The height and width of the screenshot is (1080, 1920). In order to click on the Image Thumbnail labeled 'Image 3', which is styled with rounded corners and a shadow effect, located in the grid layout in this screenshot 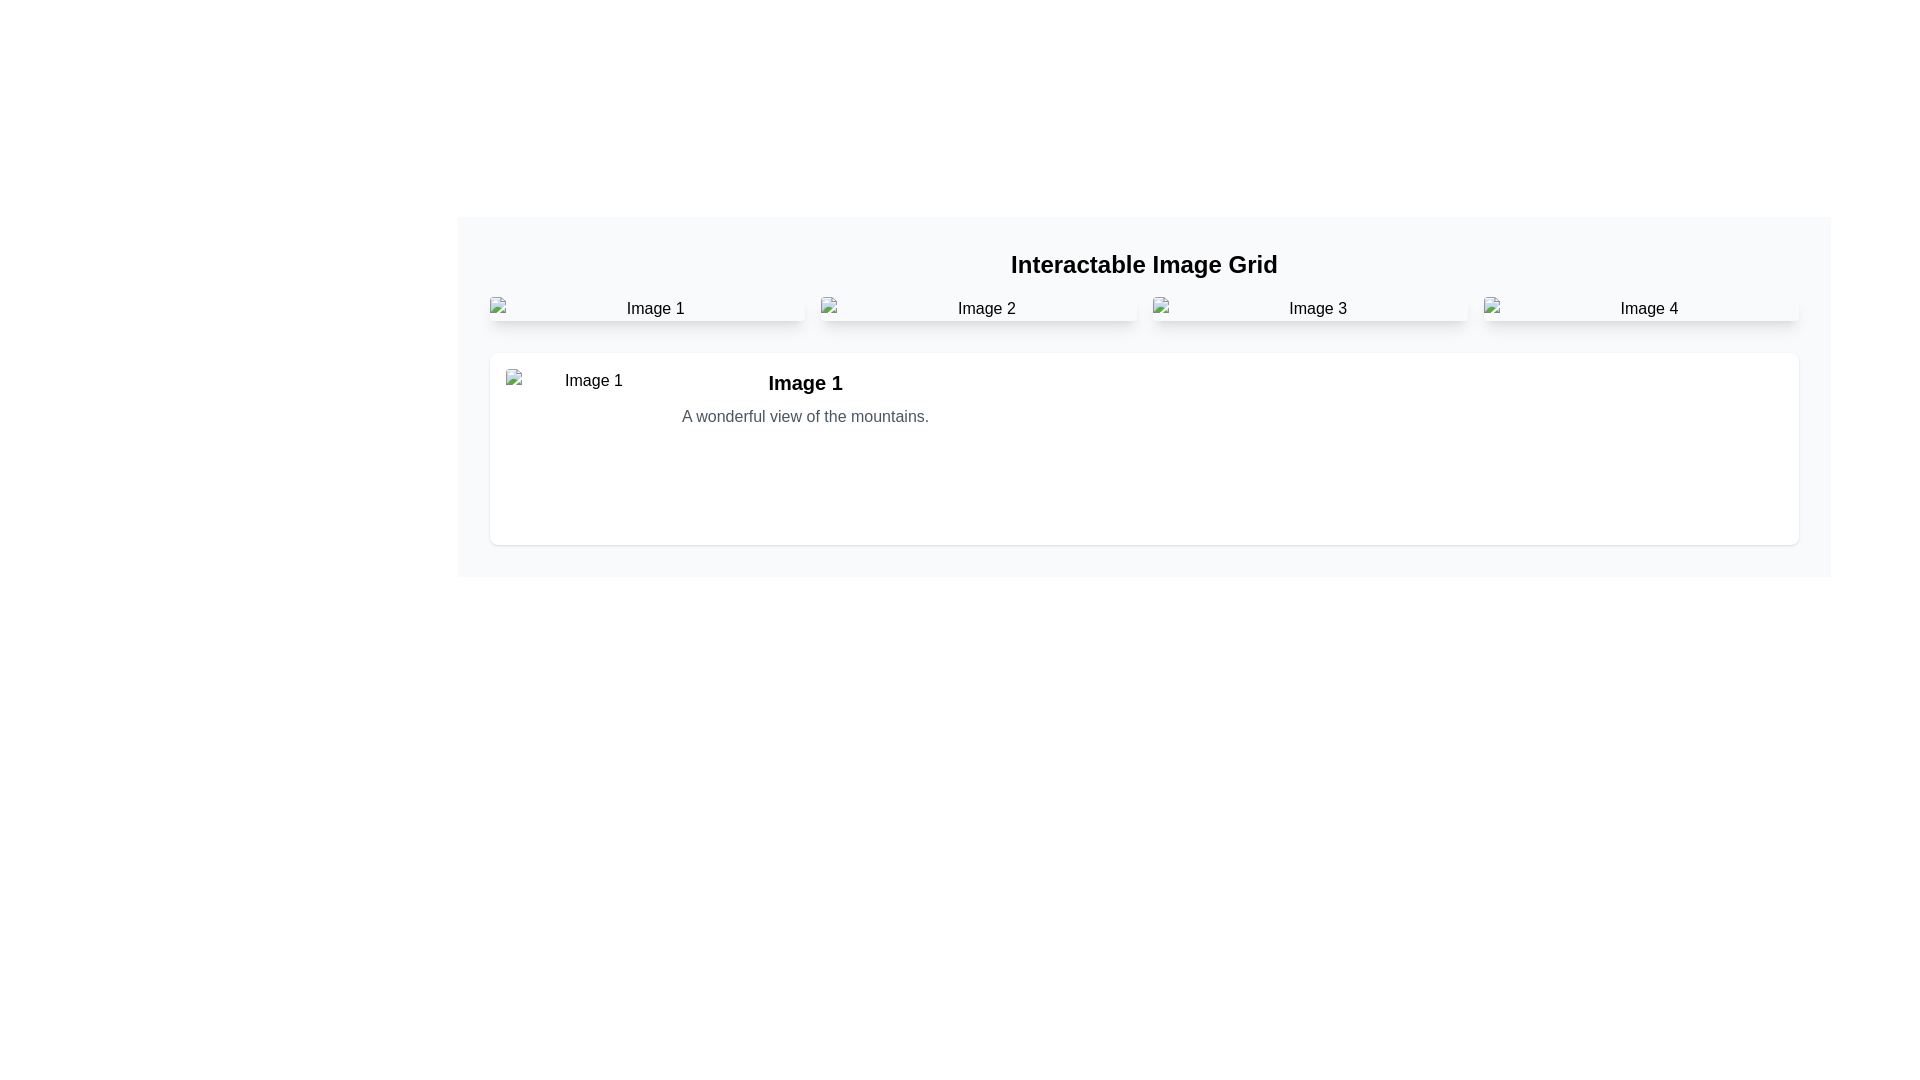, I will do `click(1310, 308)`.